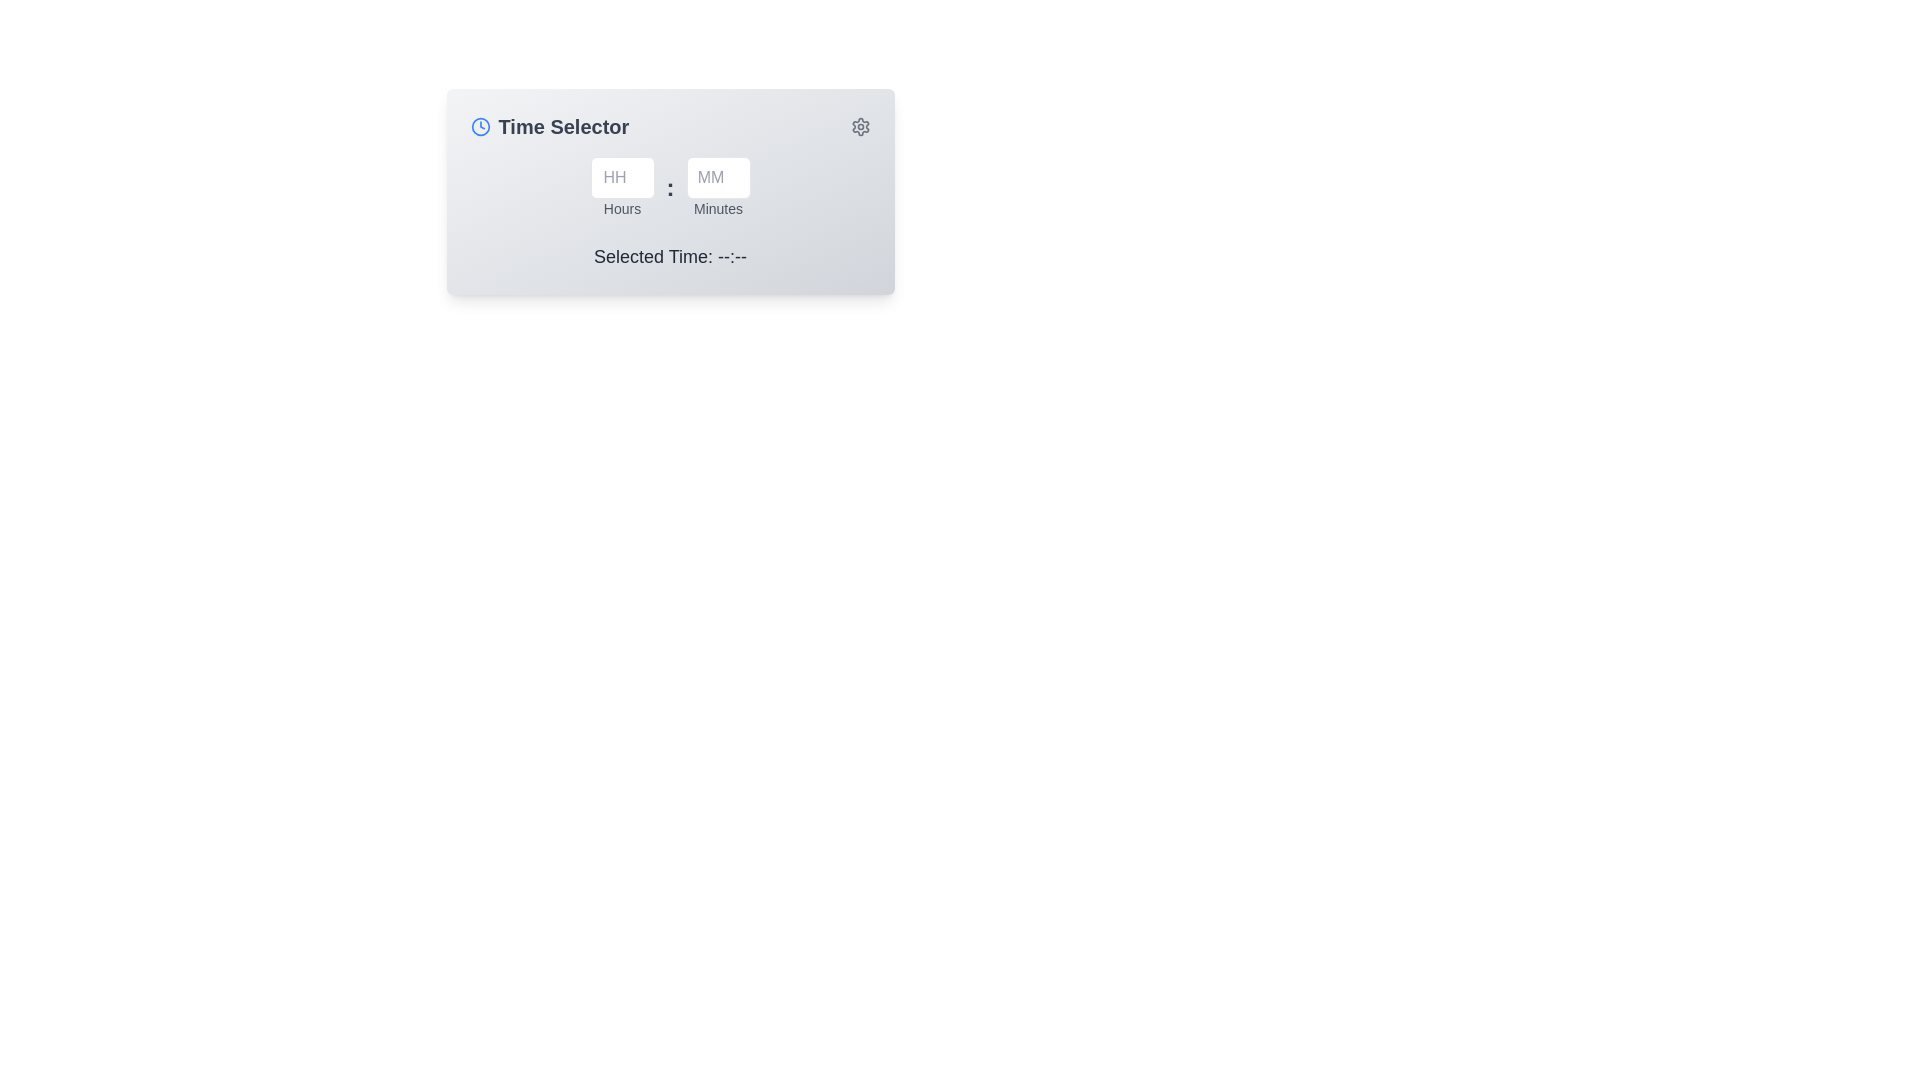 This screenshot has height=1080, width=1920. What do you see at coordinates (621, 208) in the screenshot?
I see `the Text Label indicating the associated field for inputting hours, which is positioned below the 'HH' input field and to the left of the 'Minutes' text element` at bounding box center [621, 208].